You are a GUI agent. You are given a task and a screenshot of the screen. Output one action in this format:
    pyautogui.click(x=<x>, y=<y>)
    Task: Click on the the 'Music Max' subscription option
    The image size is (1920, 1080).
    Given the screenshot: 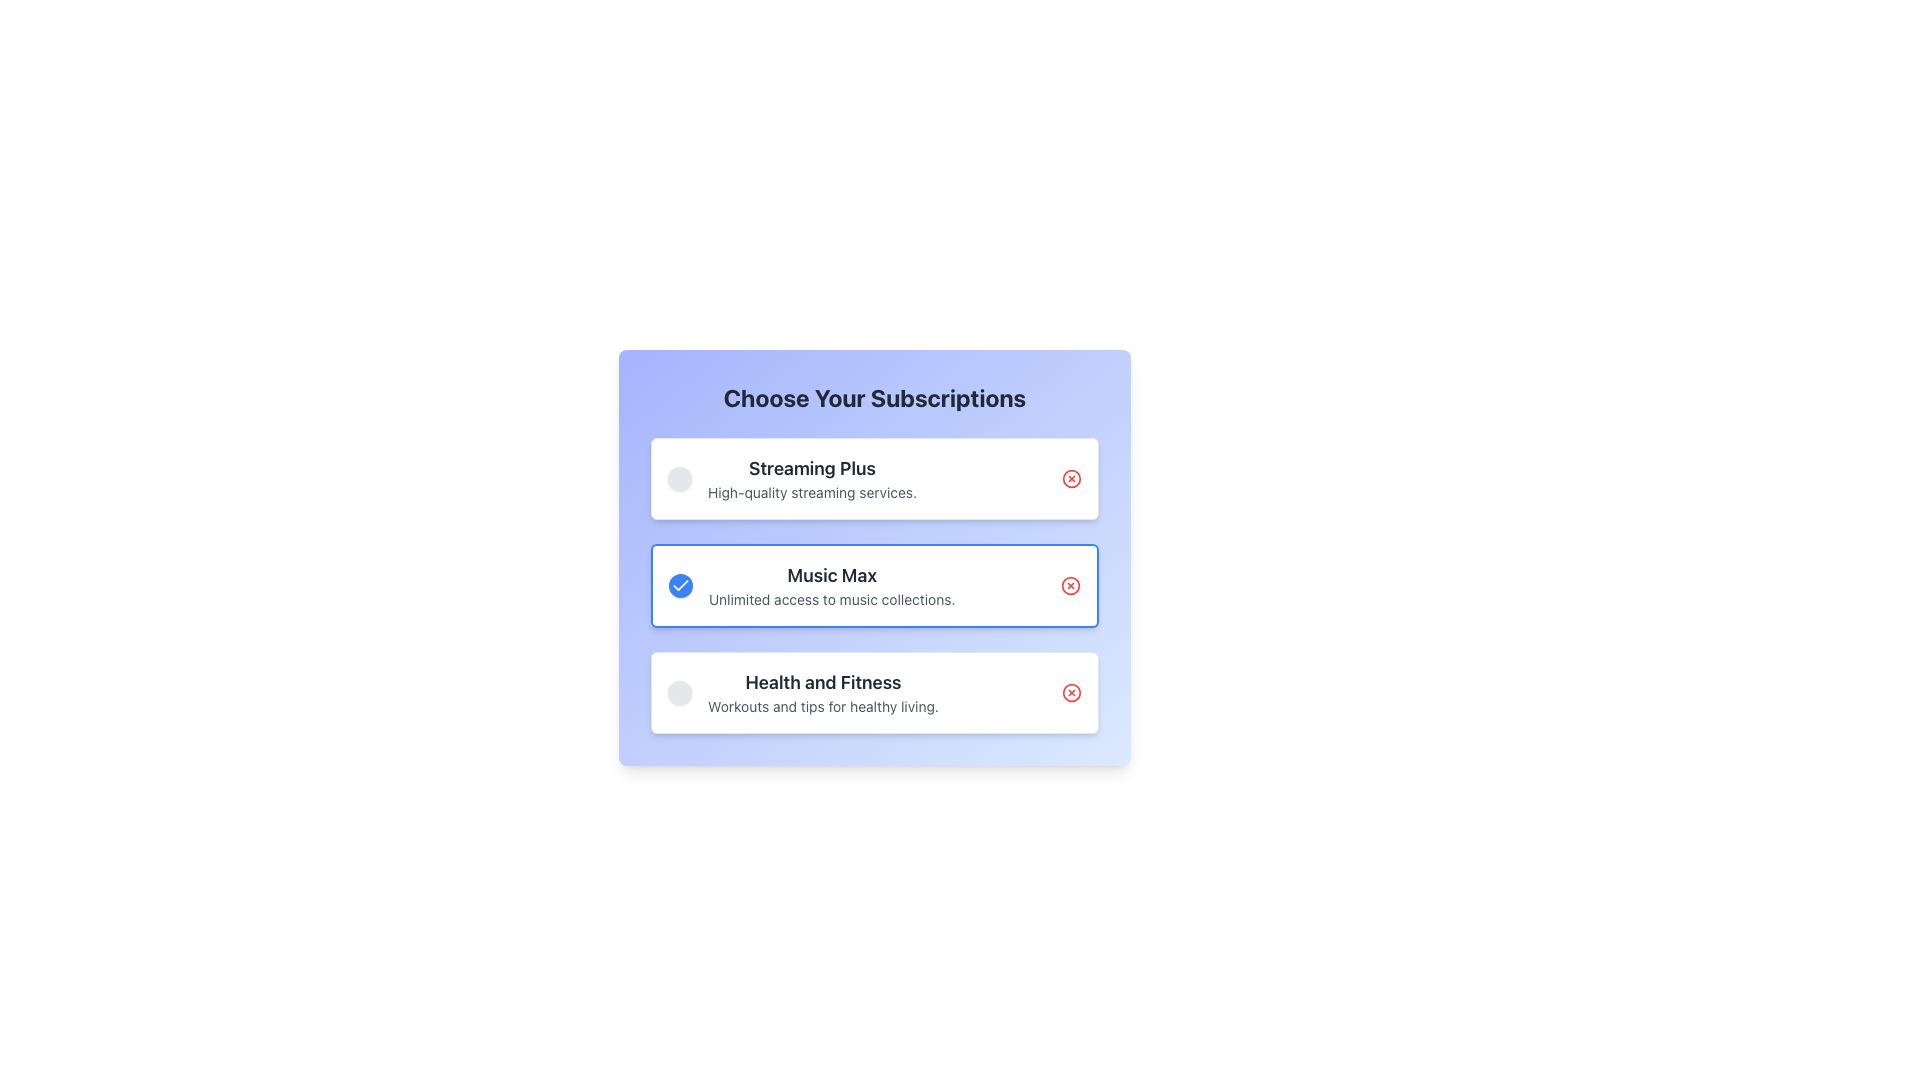 What is the action you would take?
    pyautogui.click(x=812, y=585)
    